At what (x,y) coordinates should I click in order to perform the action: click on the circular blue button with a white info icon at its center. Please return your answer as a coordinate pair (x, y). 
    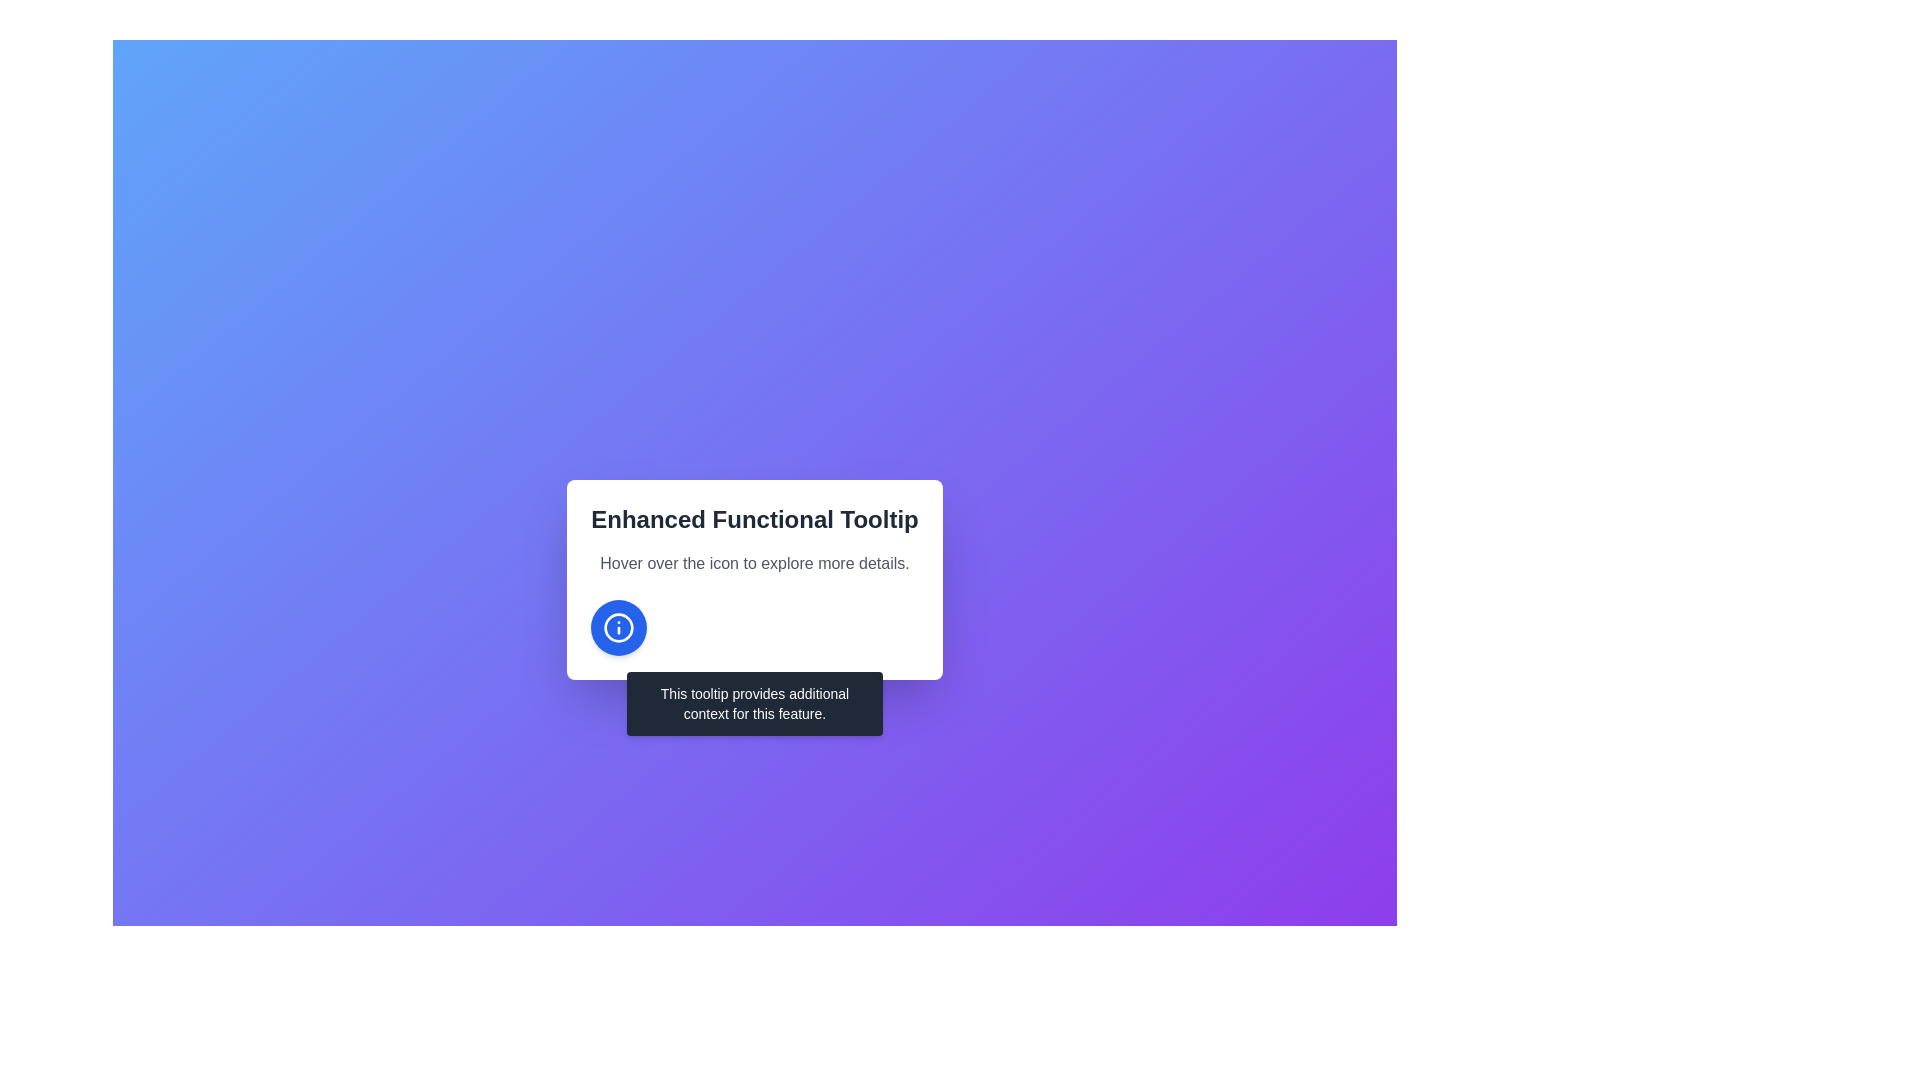
    Looking at the image, I should click on (618, 627).